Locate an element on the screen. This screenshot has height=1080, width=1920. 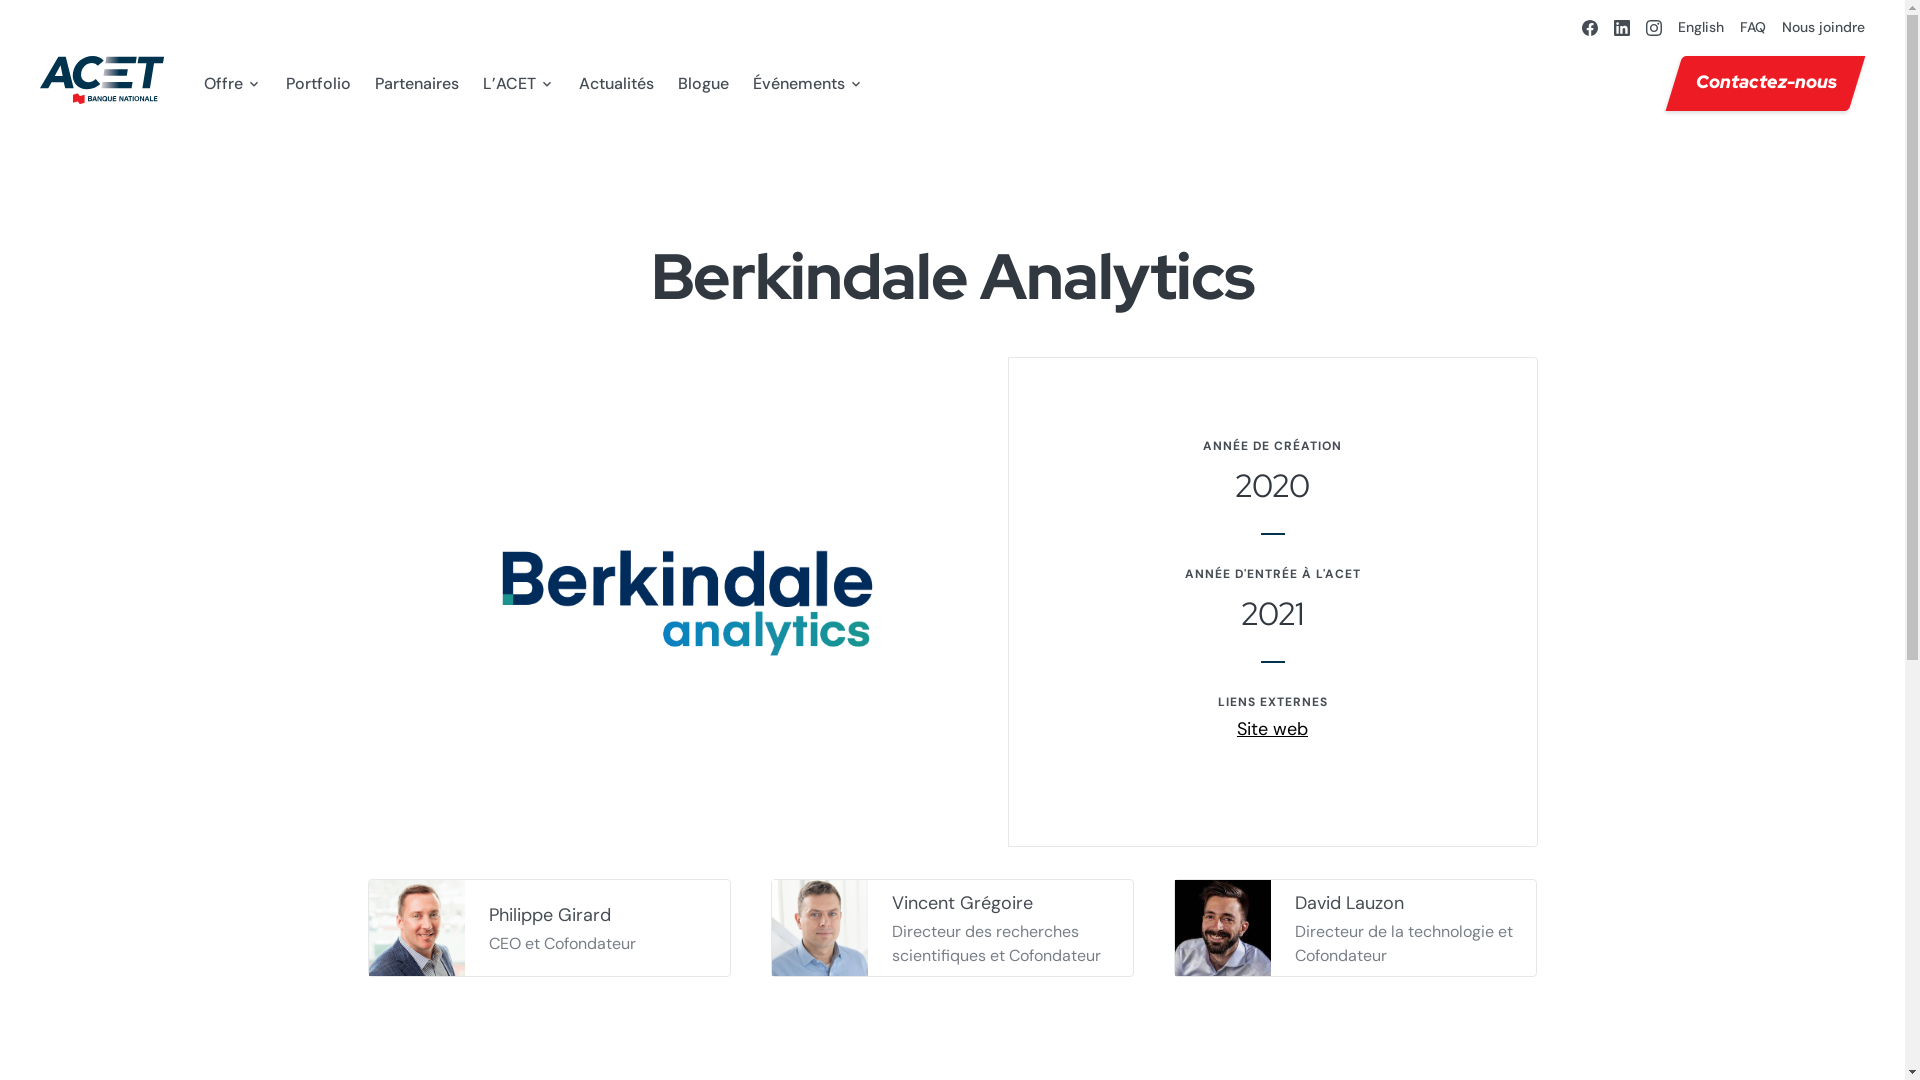
'Offre' is located at coordinates (203, 82).